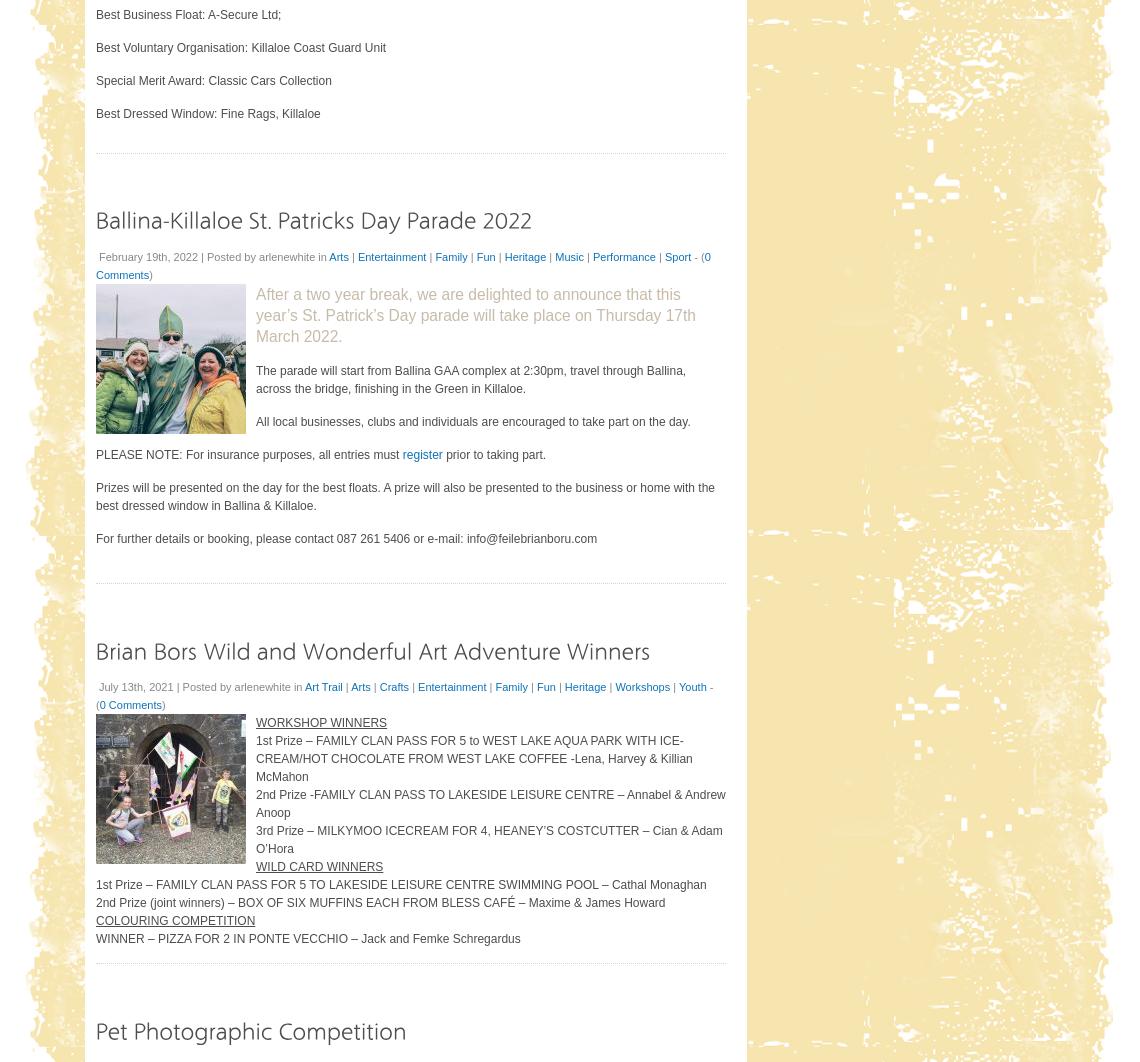  Describe the element at coordinates (474, 757) in the screenshot. I see `'1st Prize – FAMILY CLAN PASS FOR 5 to WEST LAKE AQUA PARK WITH ICE-CREAM/HOT CHOCOLATE FROM WEST LAKE COFFEE -Lena, Harvey & Killian McMahon'` at that location.